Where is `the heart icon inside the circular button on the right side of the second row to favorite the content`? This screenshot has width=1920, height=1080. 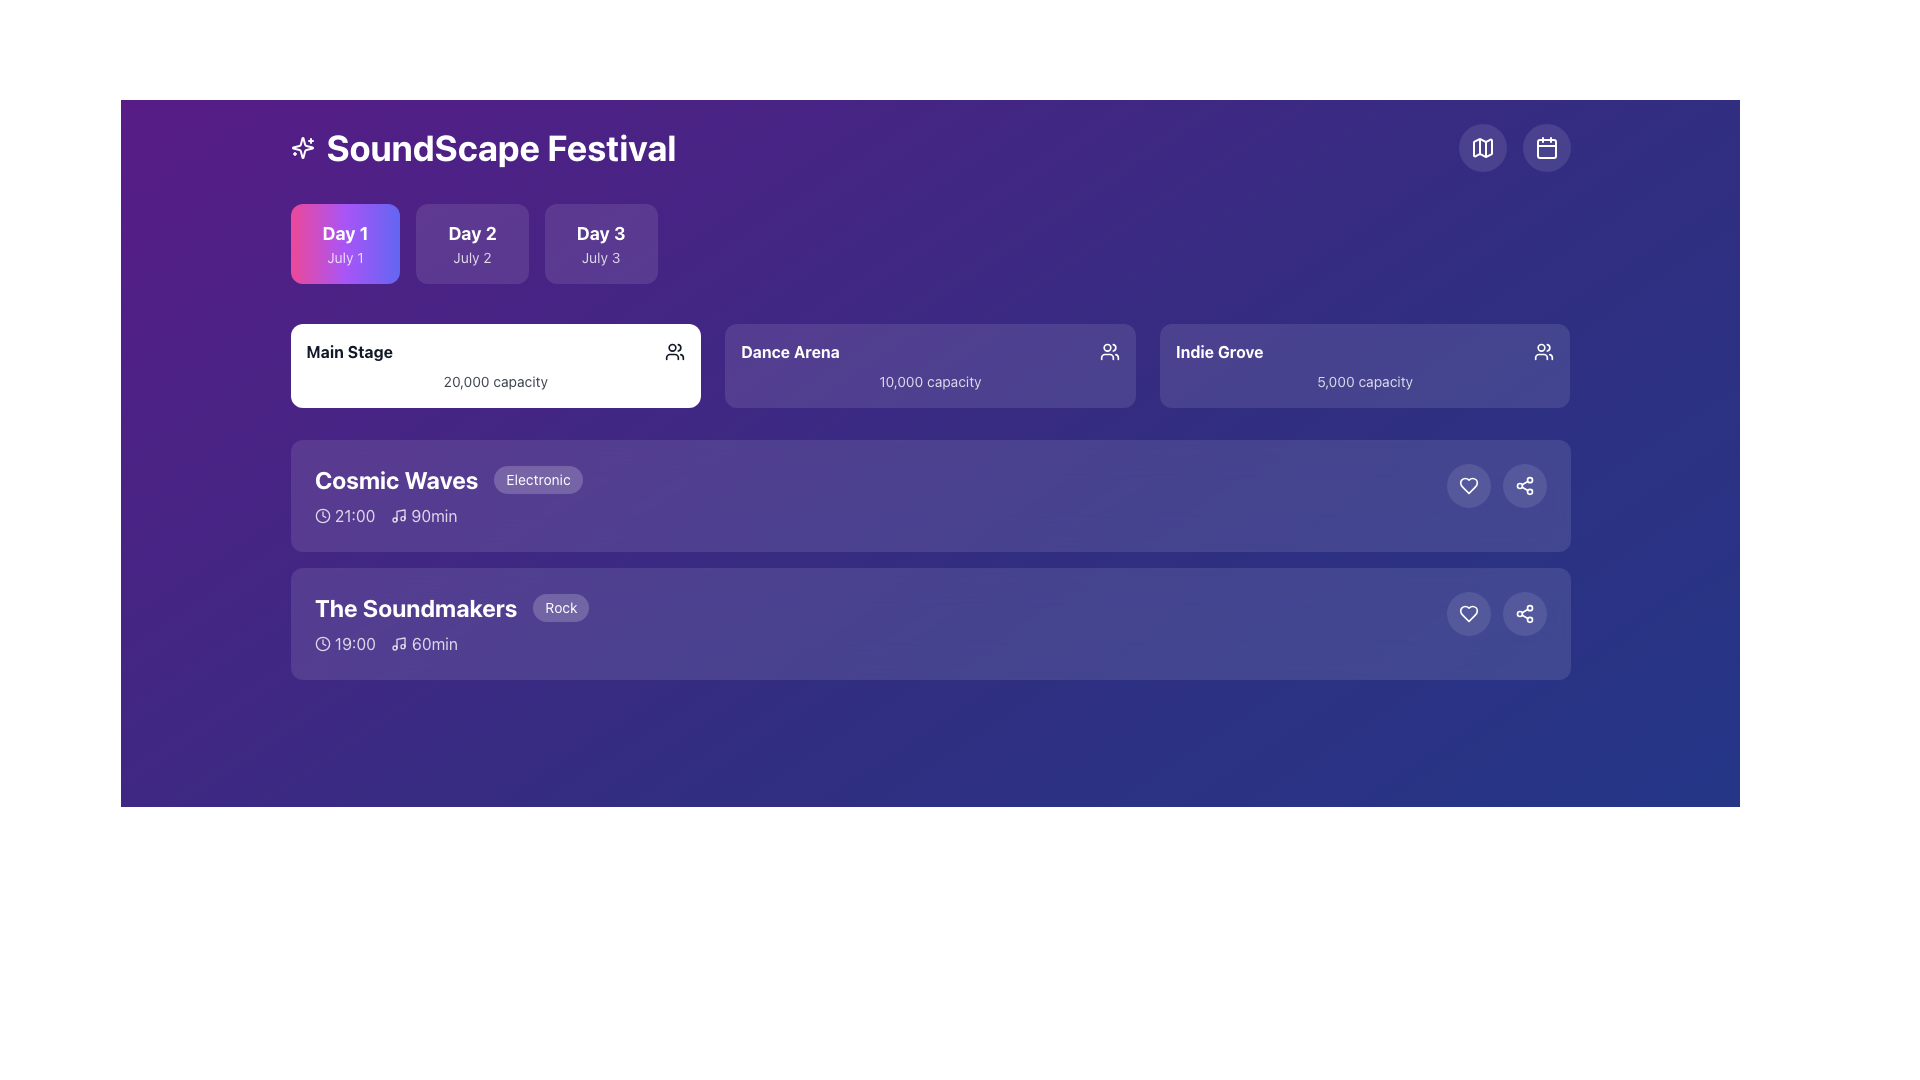
the heart icon inside the circular button on the right side of the second row to favorite the content is located at coordinates (1468, 486).